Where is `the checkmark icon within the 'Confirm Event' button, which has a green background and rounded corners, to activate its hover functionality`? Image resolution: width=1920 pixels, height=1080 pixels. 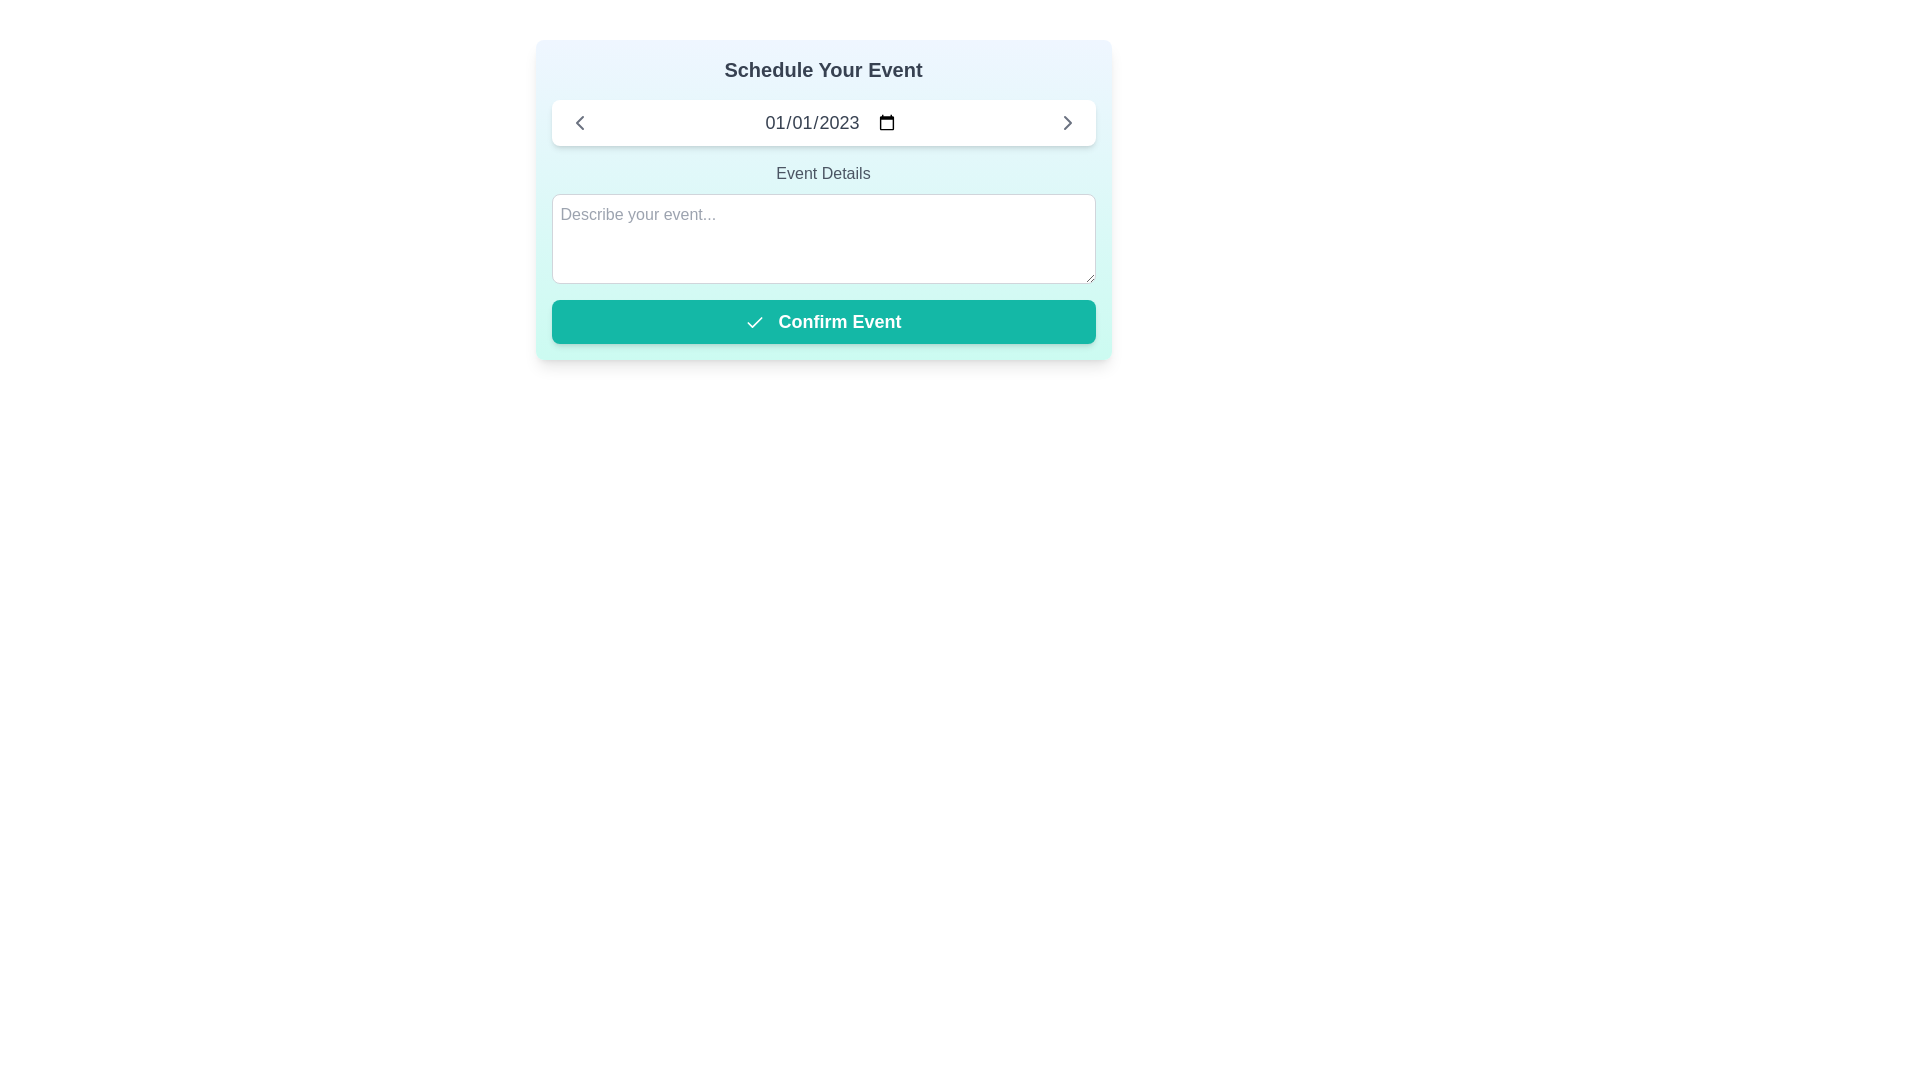 the checkmark icon within the 'Confirm Event' button, which has a green background and rounded corners, to activate its hover functionality is located at coordinates (754, 321).